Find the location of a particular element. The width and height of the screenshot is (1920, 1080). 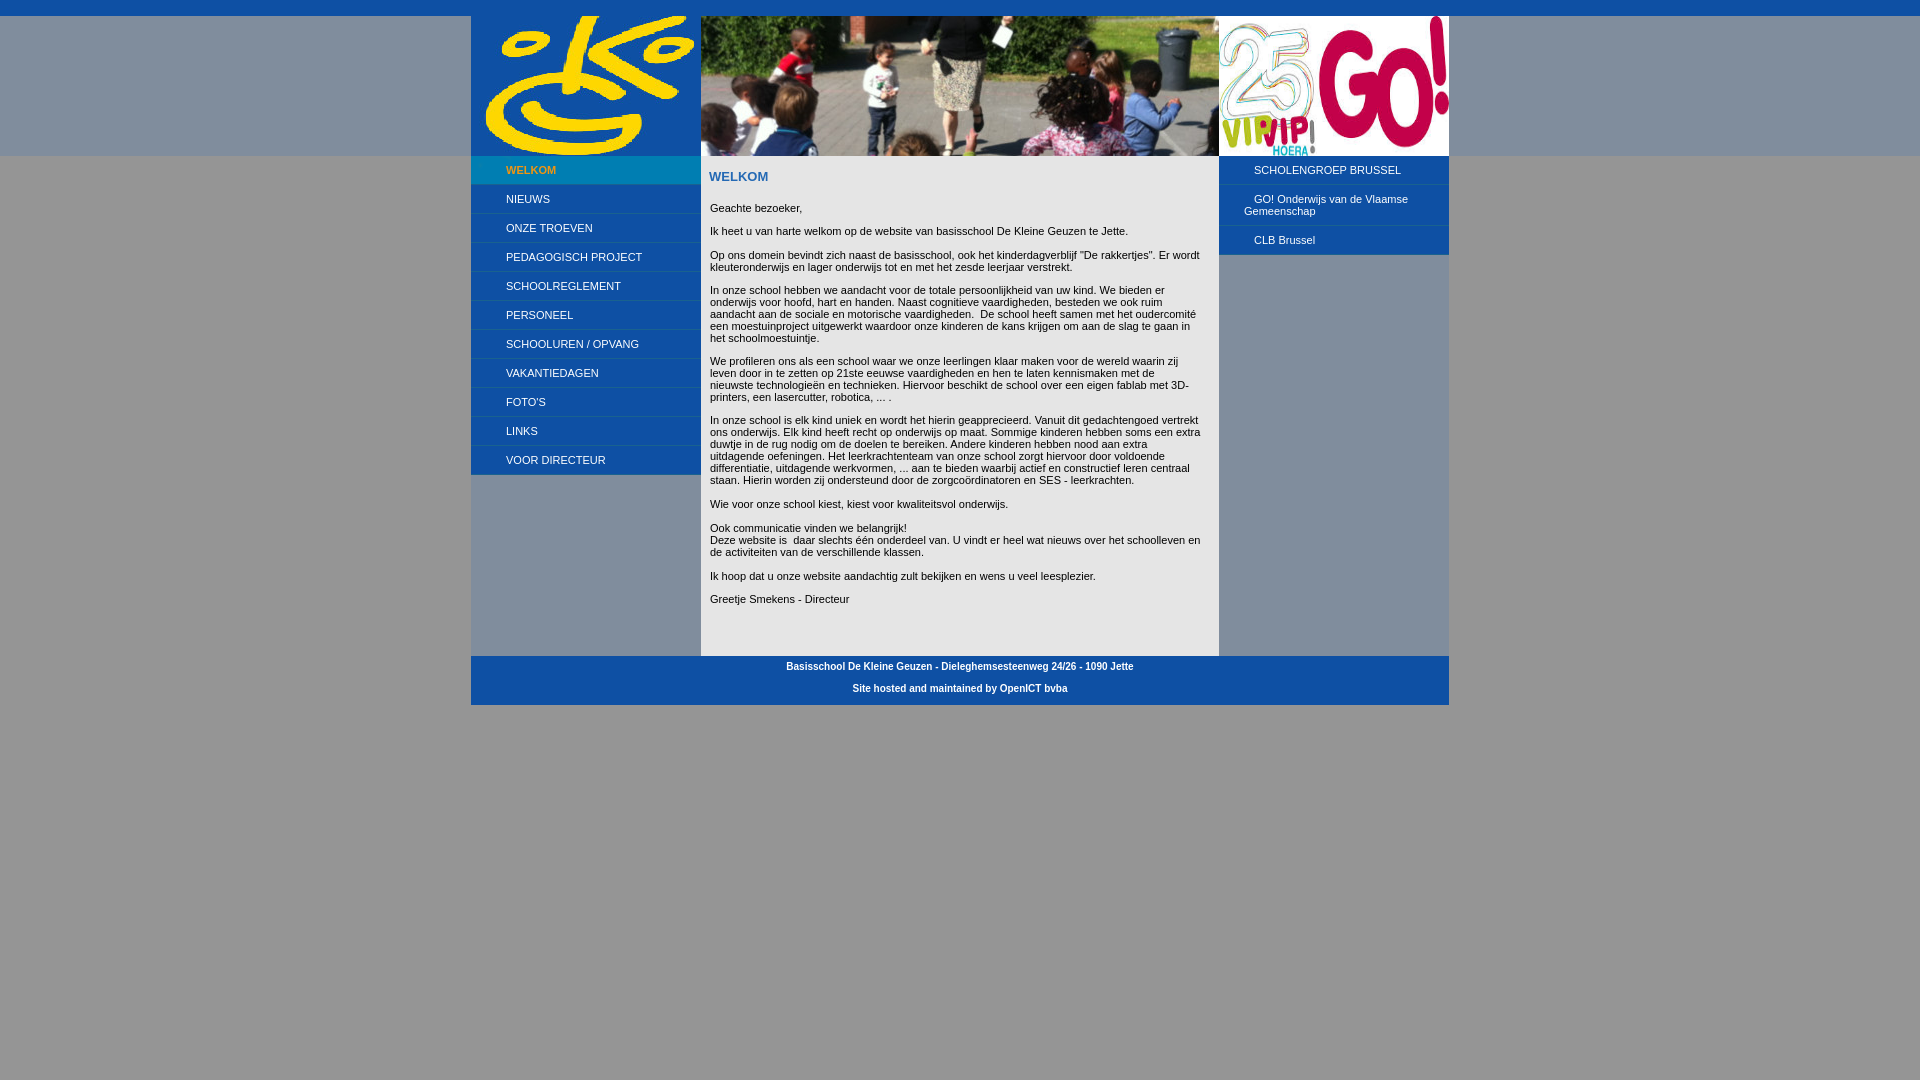

'WELKOM' is located at coordinates (584, 169).